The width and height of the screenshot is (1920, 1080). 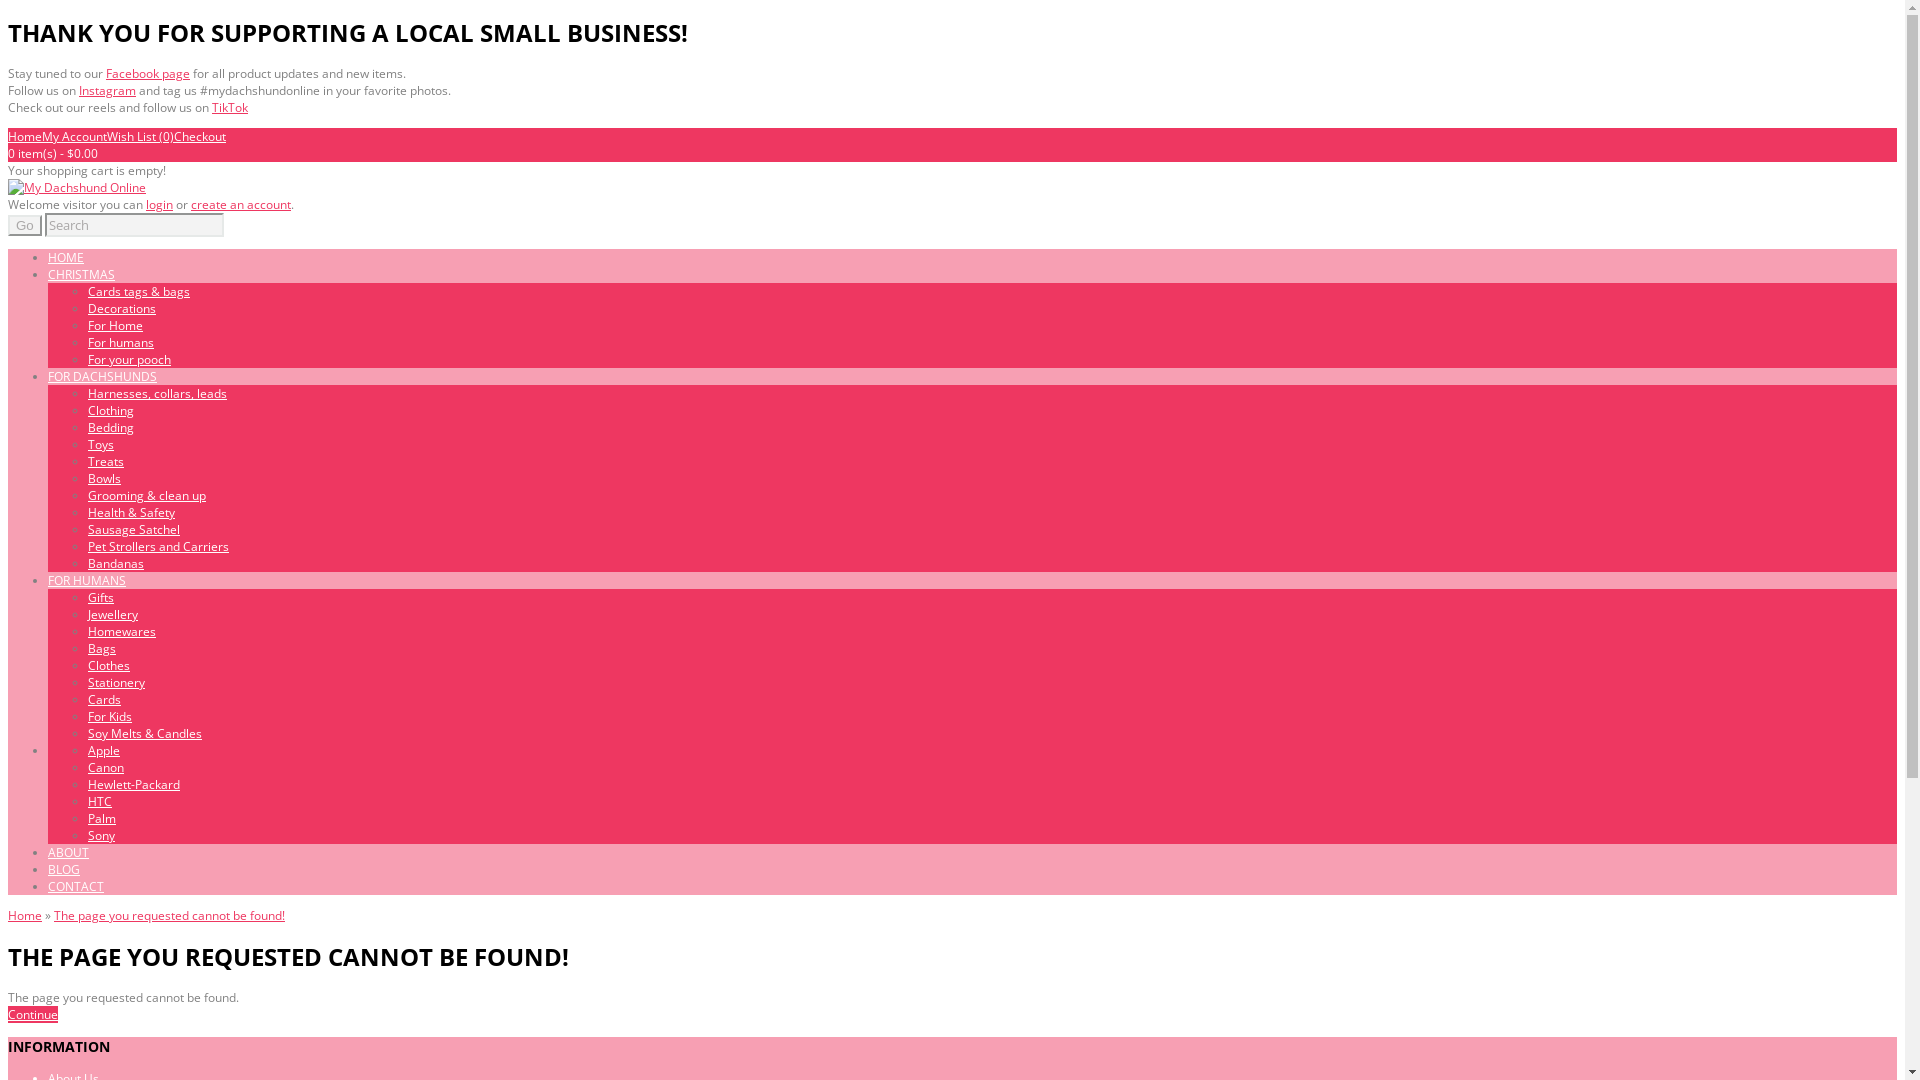 I want to click on 'create an account', so click(x=240, y=204).